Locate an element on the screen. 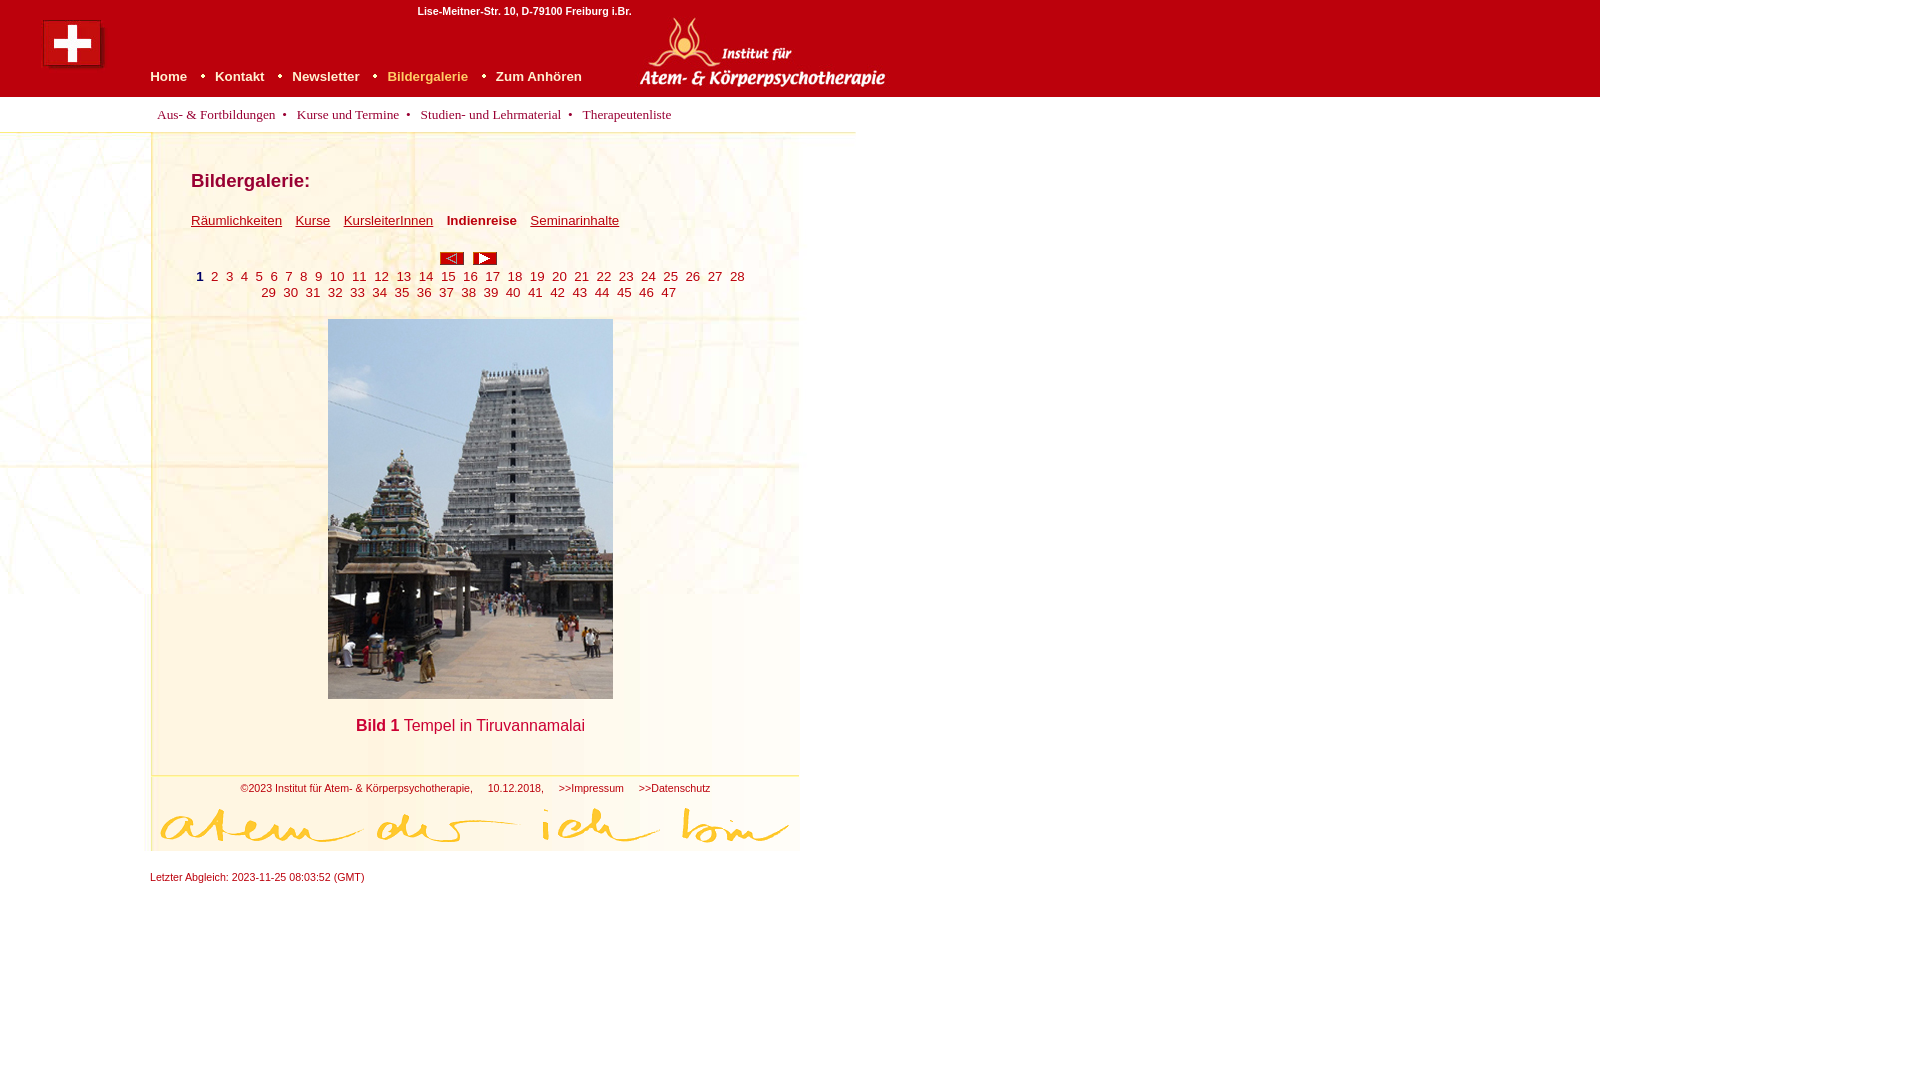  '33' is located at coordinates (357, 292).